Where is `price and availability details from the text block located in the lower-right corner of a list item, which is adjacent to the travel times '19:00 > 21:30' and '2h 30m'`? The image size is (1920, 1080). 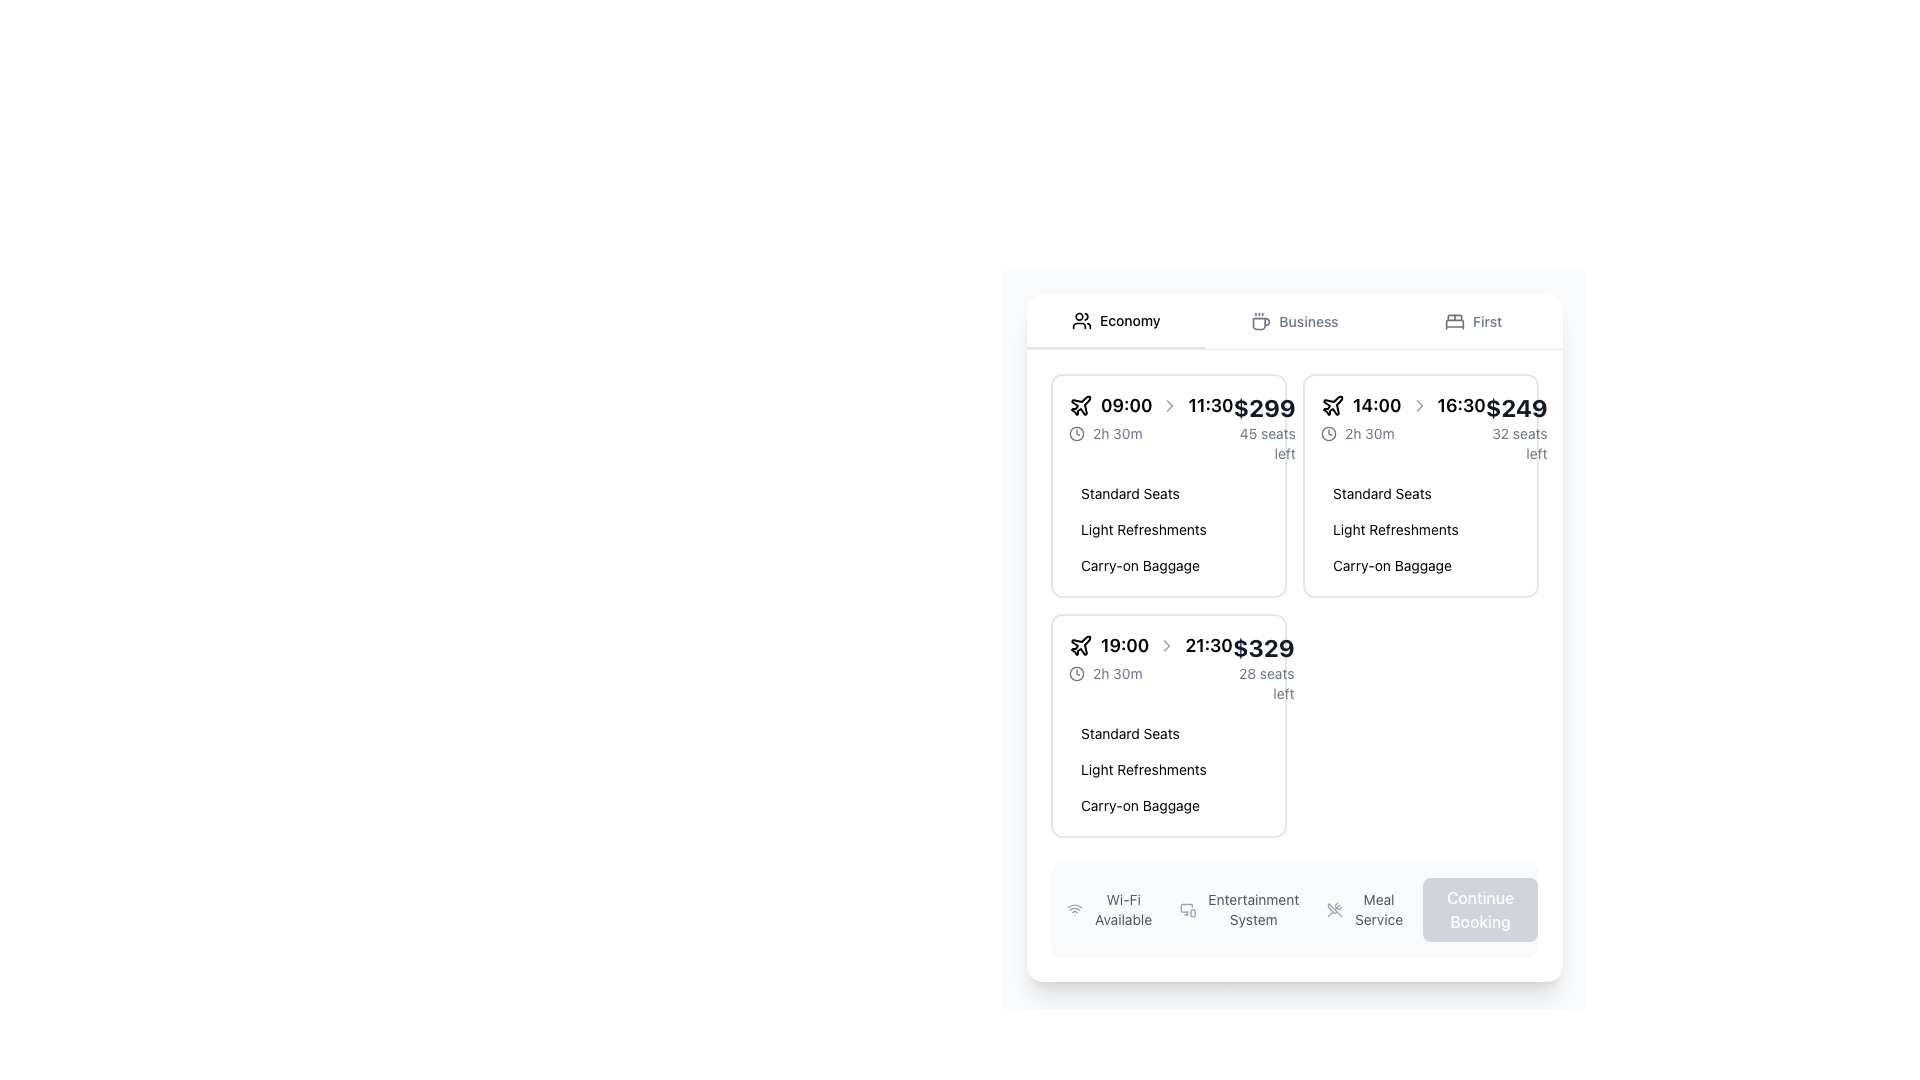
price and availability details from the text block located in the lower-right corner of a list item, which is adjacent to the travel times '19:00 > 21:30' and '2h 30m' is located at coordinates (1262, 667).